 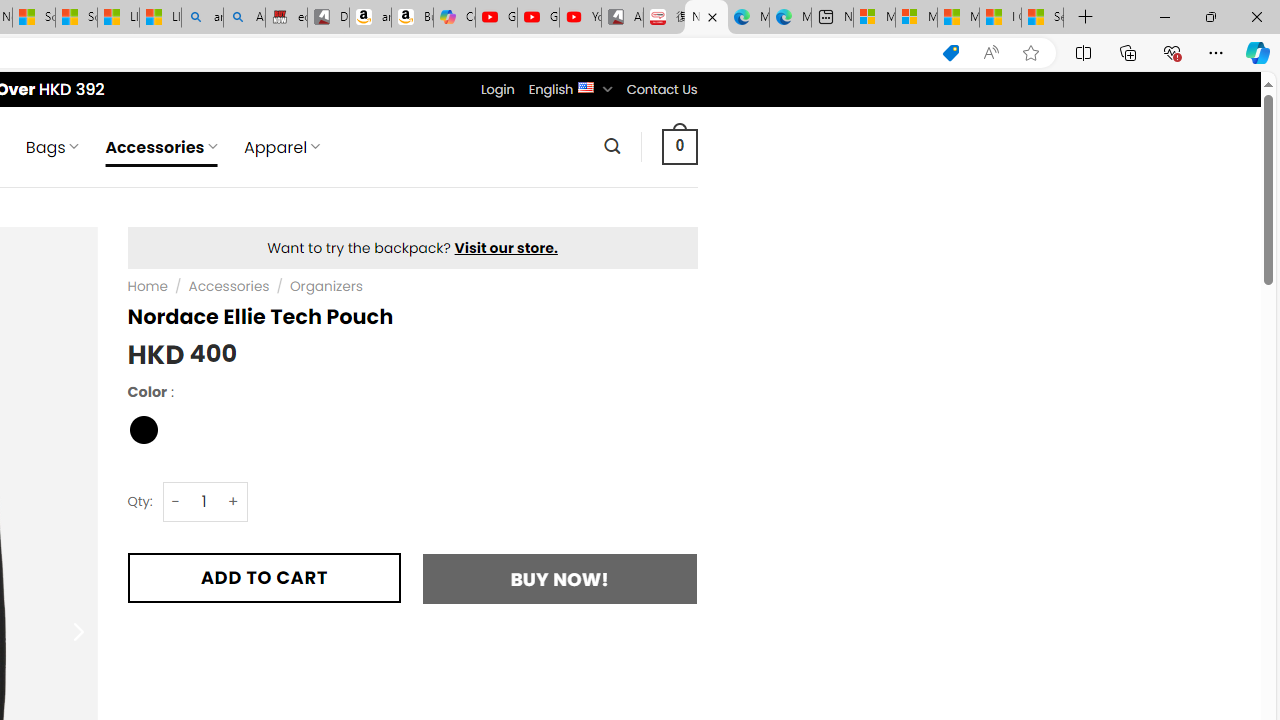 What do you see at coordinates (679, 145) in the screenshot?
I see `' 0 '` at bounding box center [679, 145].